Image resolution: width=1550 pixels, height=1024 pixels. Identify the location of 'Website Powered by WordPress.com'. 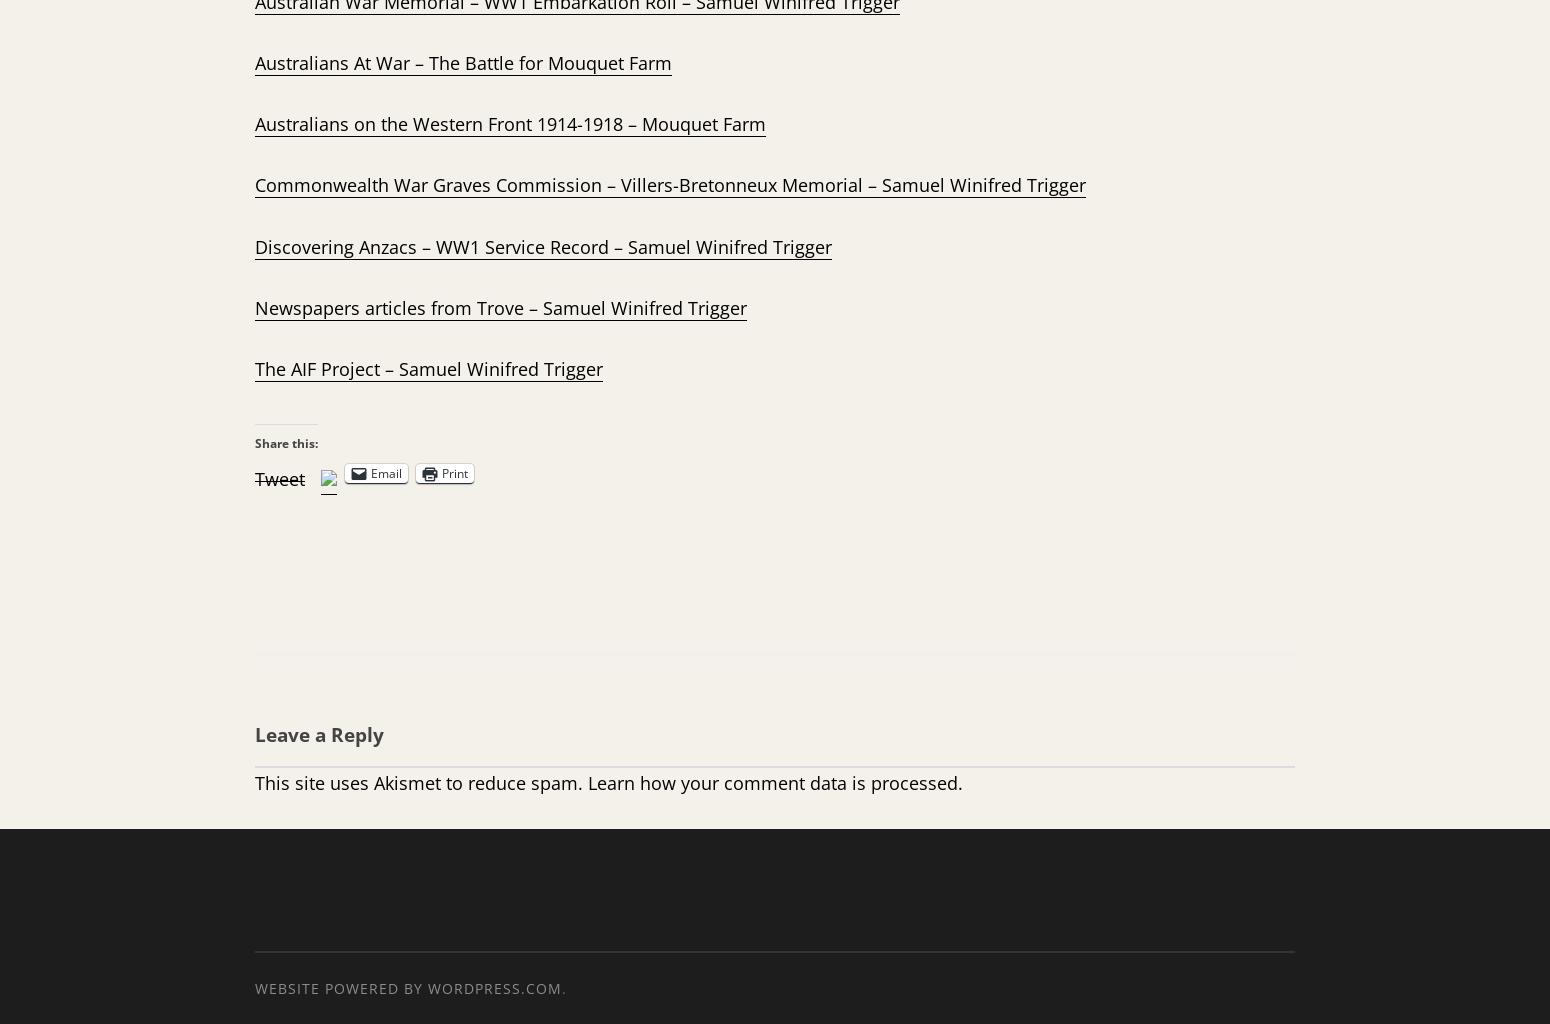
(408, 987).